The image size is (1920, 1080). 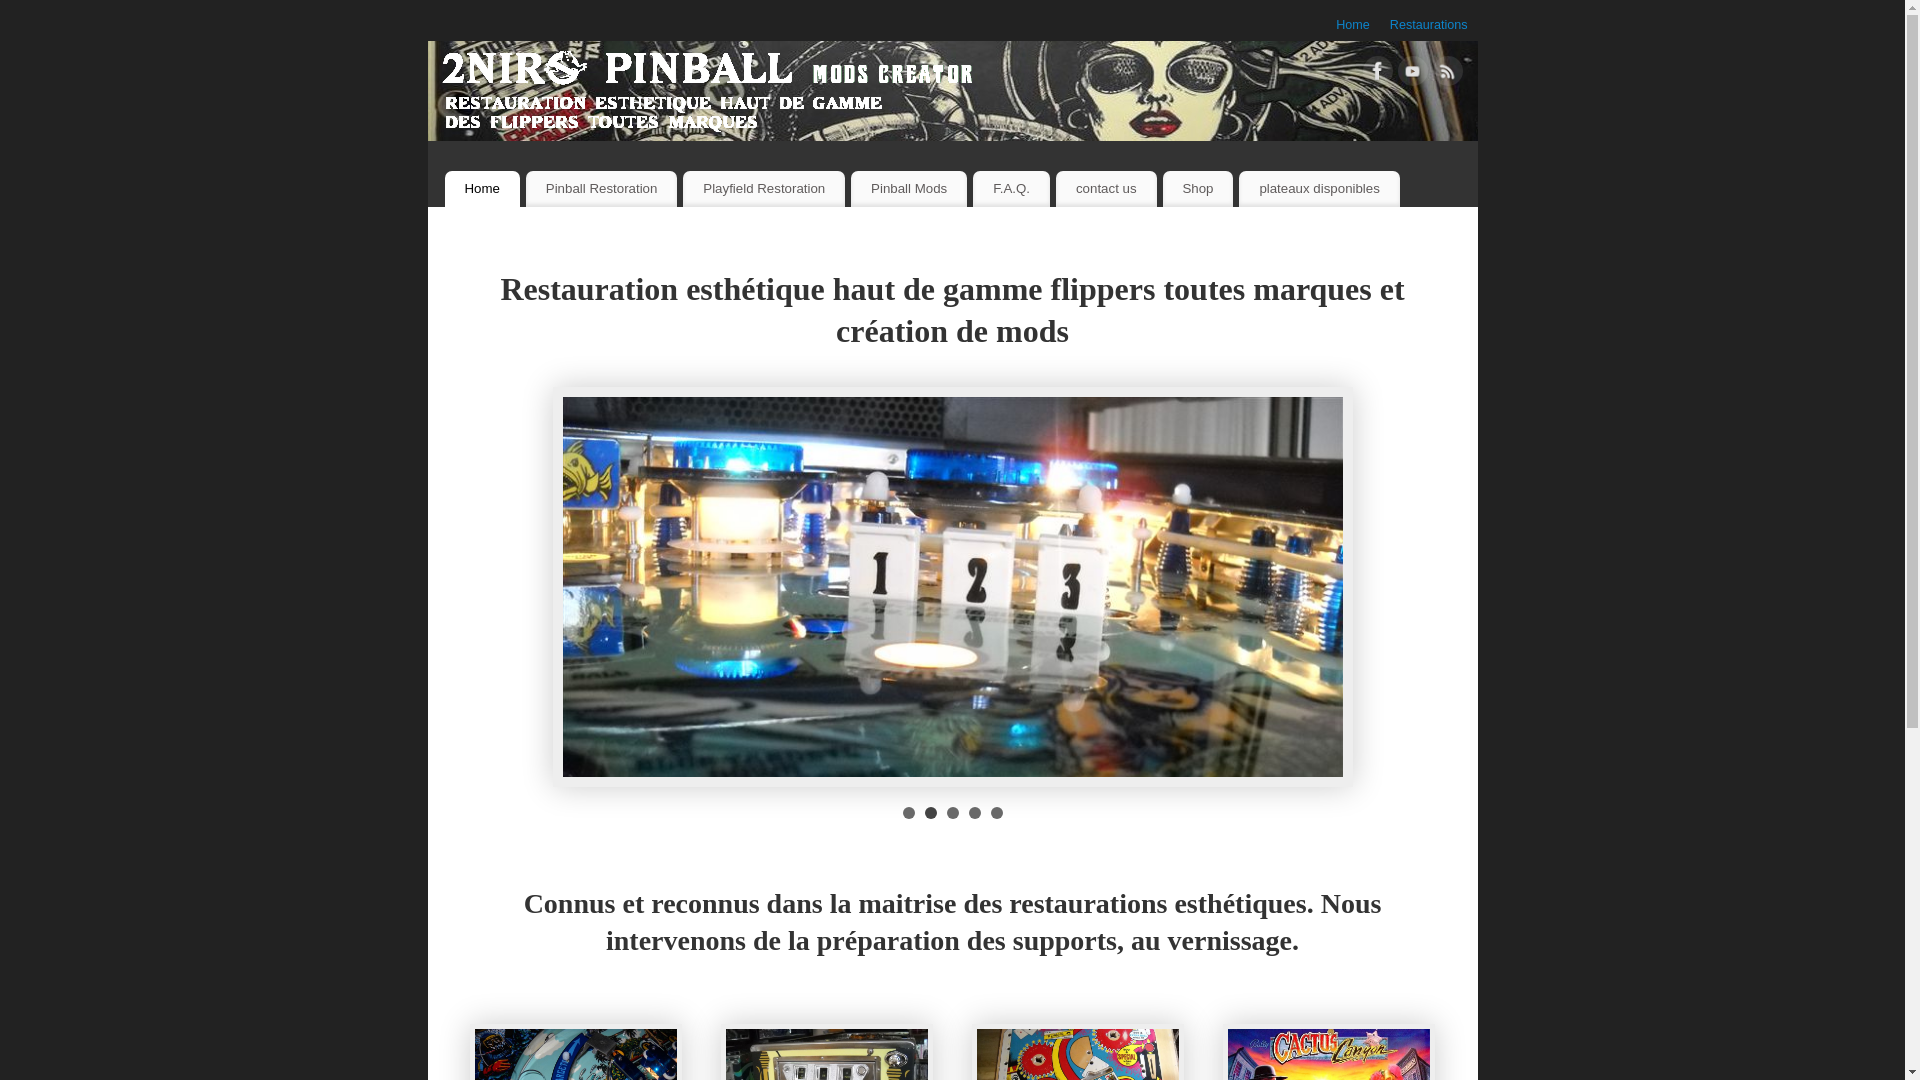 What do you see at coordinates (1376, 73) in the screenshot?
I see `'Facebook'` at bounding box center [1376, 73].